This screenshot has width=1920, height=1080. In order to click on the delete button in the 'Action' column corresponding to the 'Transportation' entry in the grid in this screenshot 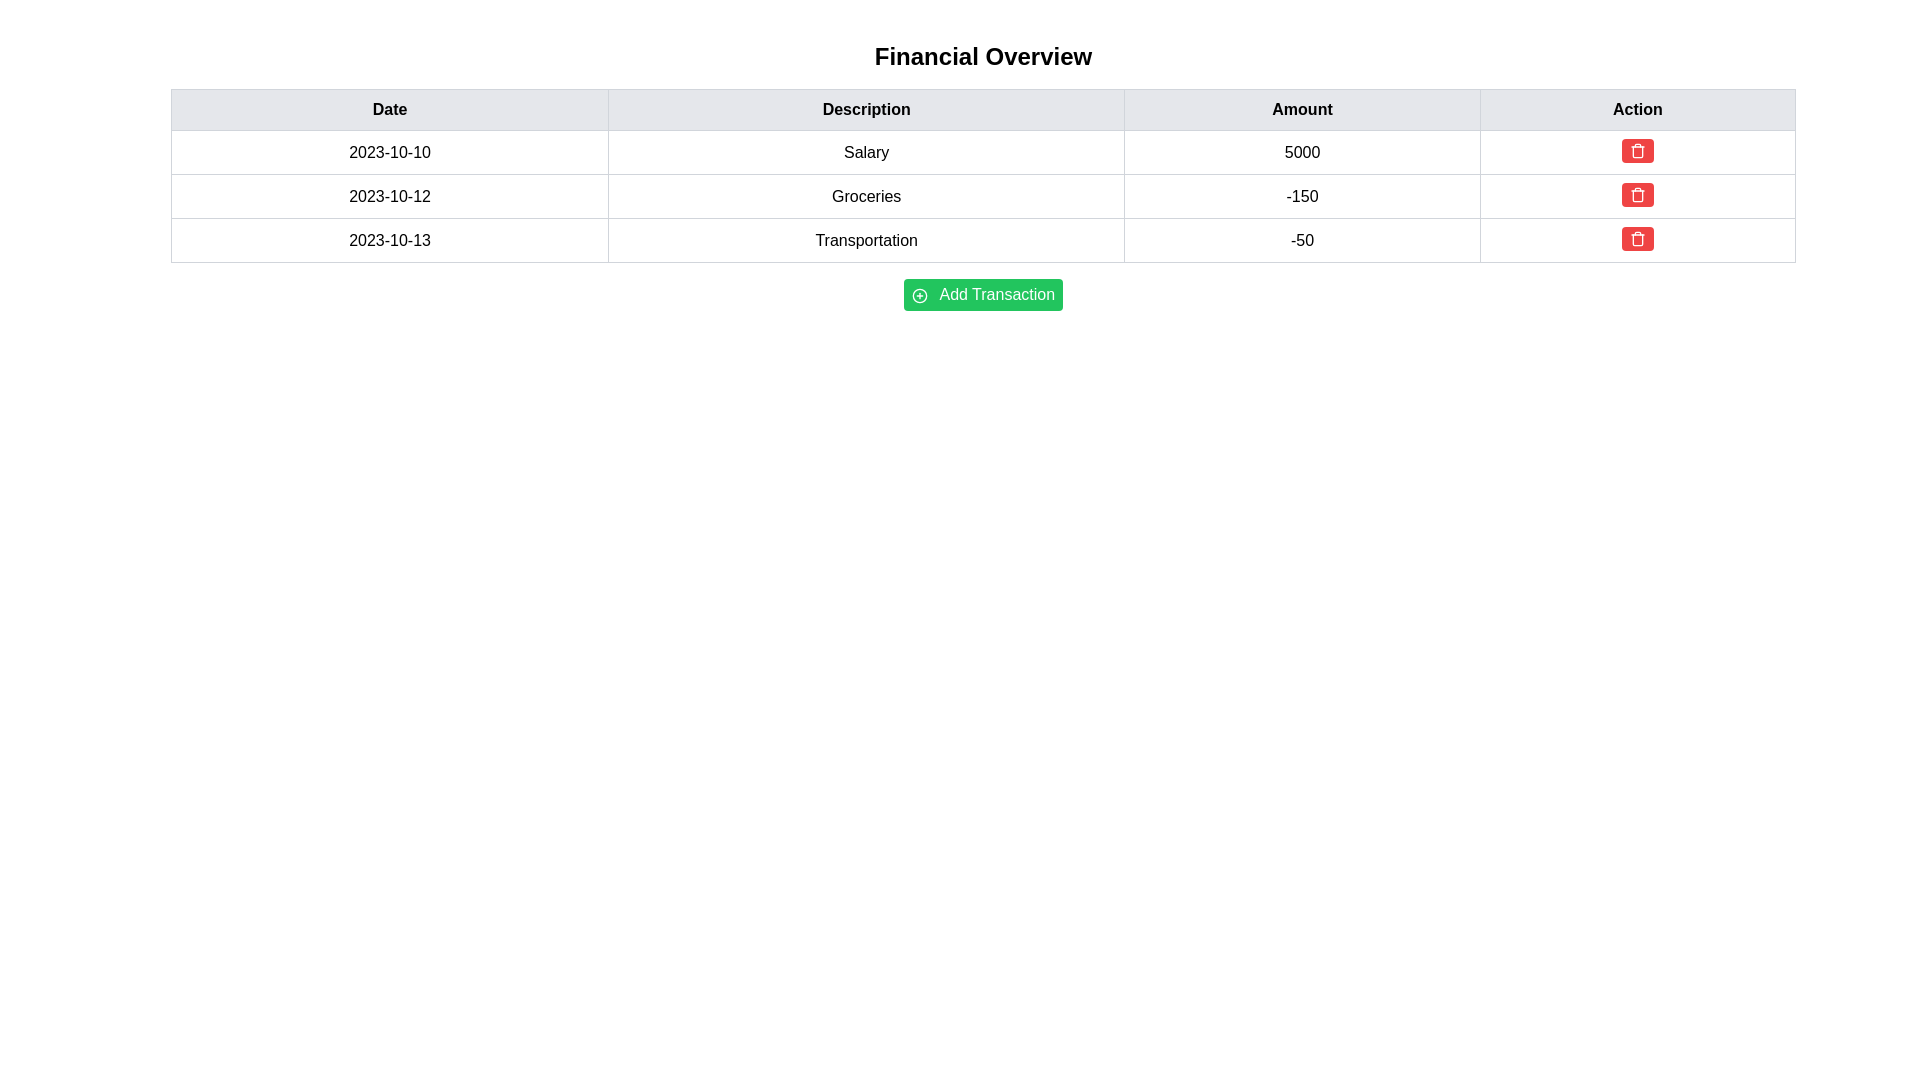, I will do `click(1637, 238)`.